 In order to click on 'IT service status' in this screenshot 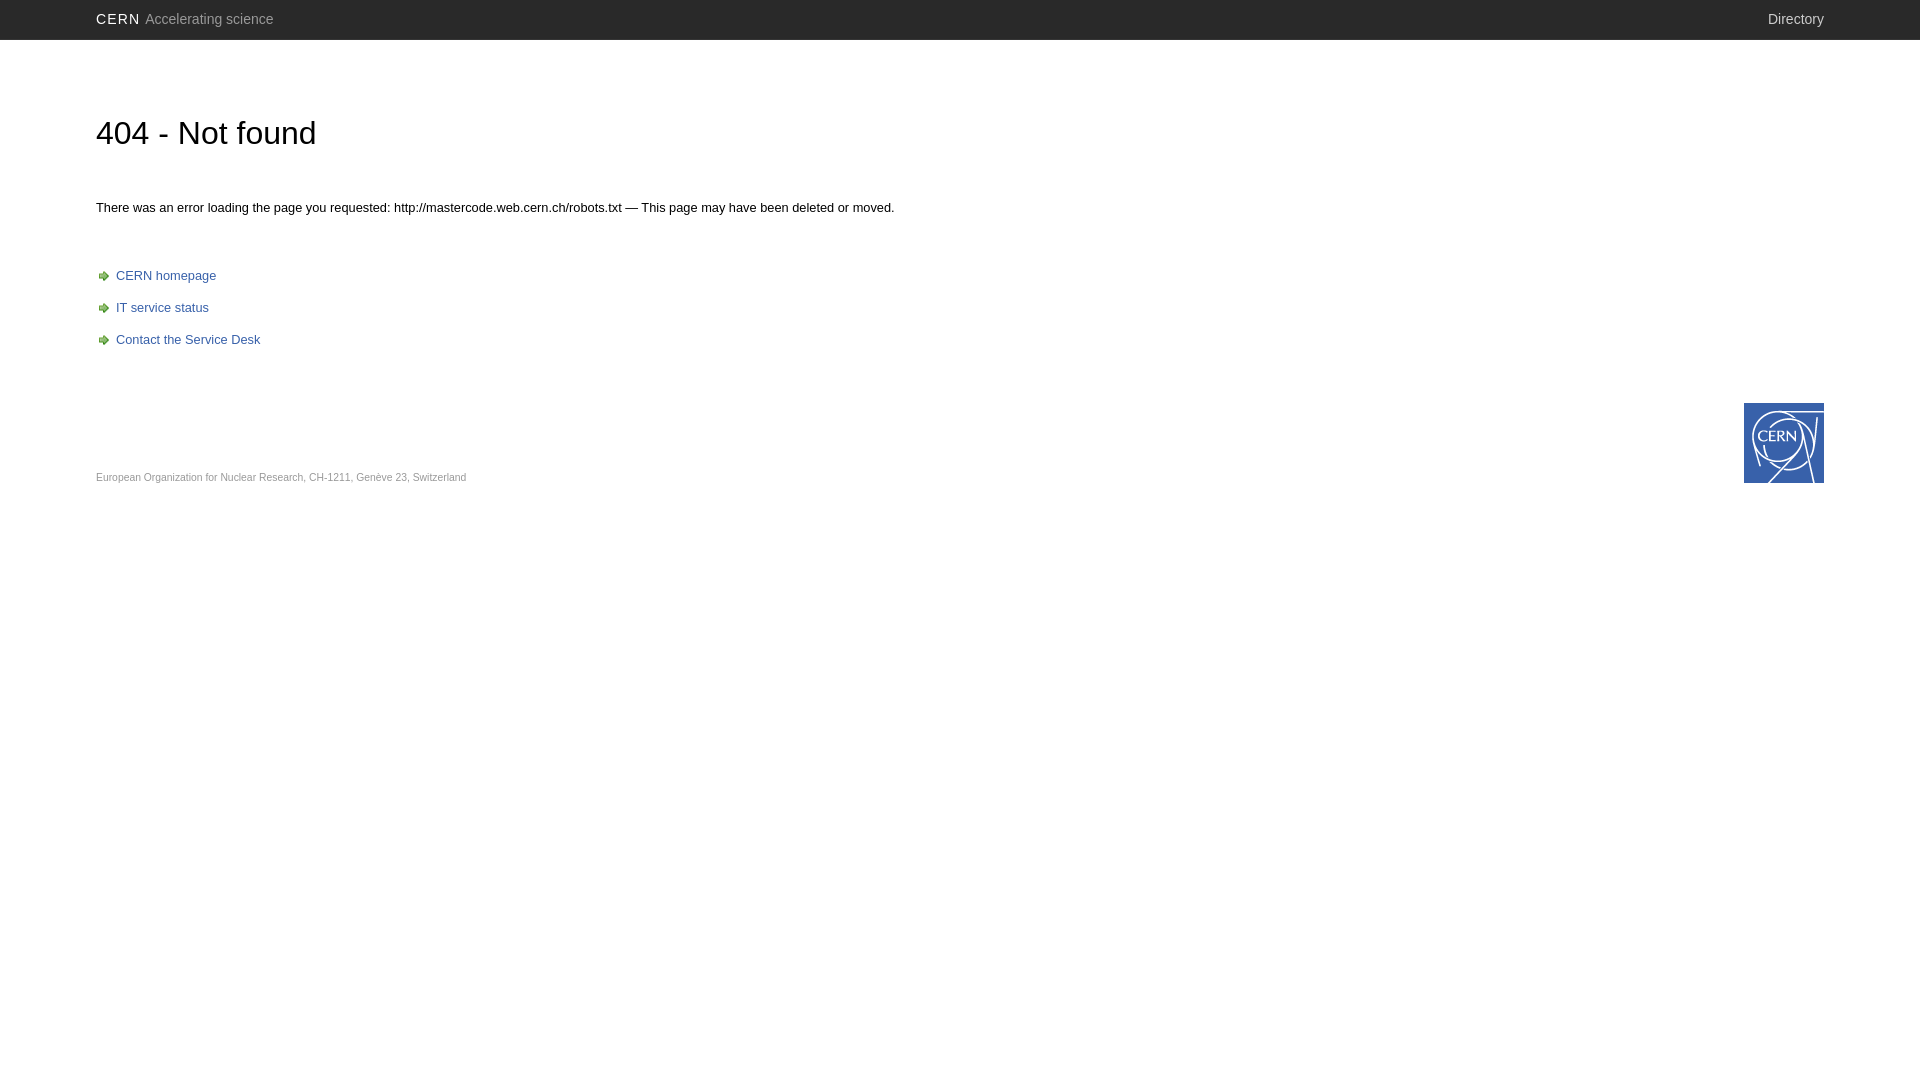, I will do `click(151, 307)`.